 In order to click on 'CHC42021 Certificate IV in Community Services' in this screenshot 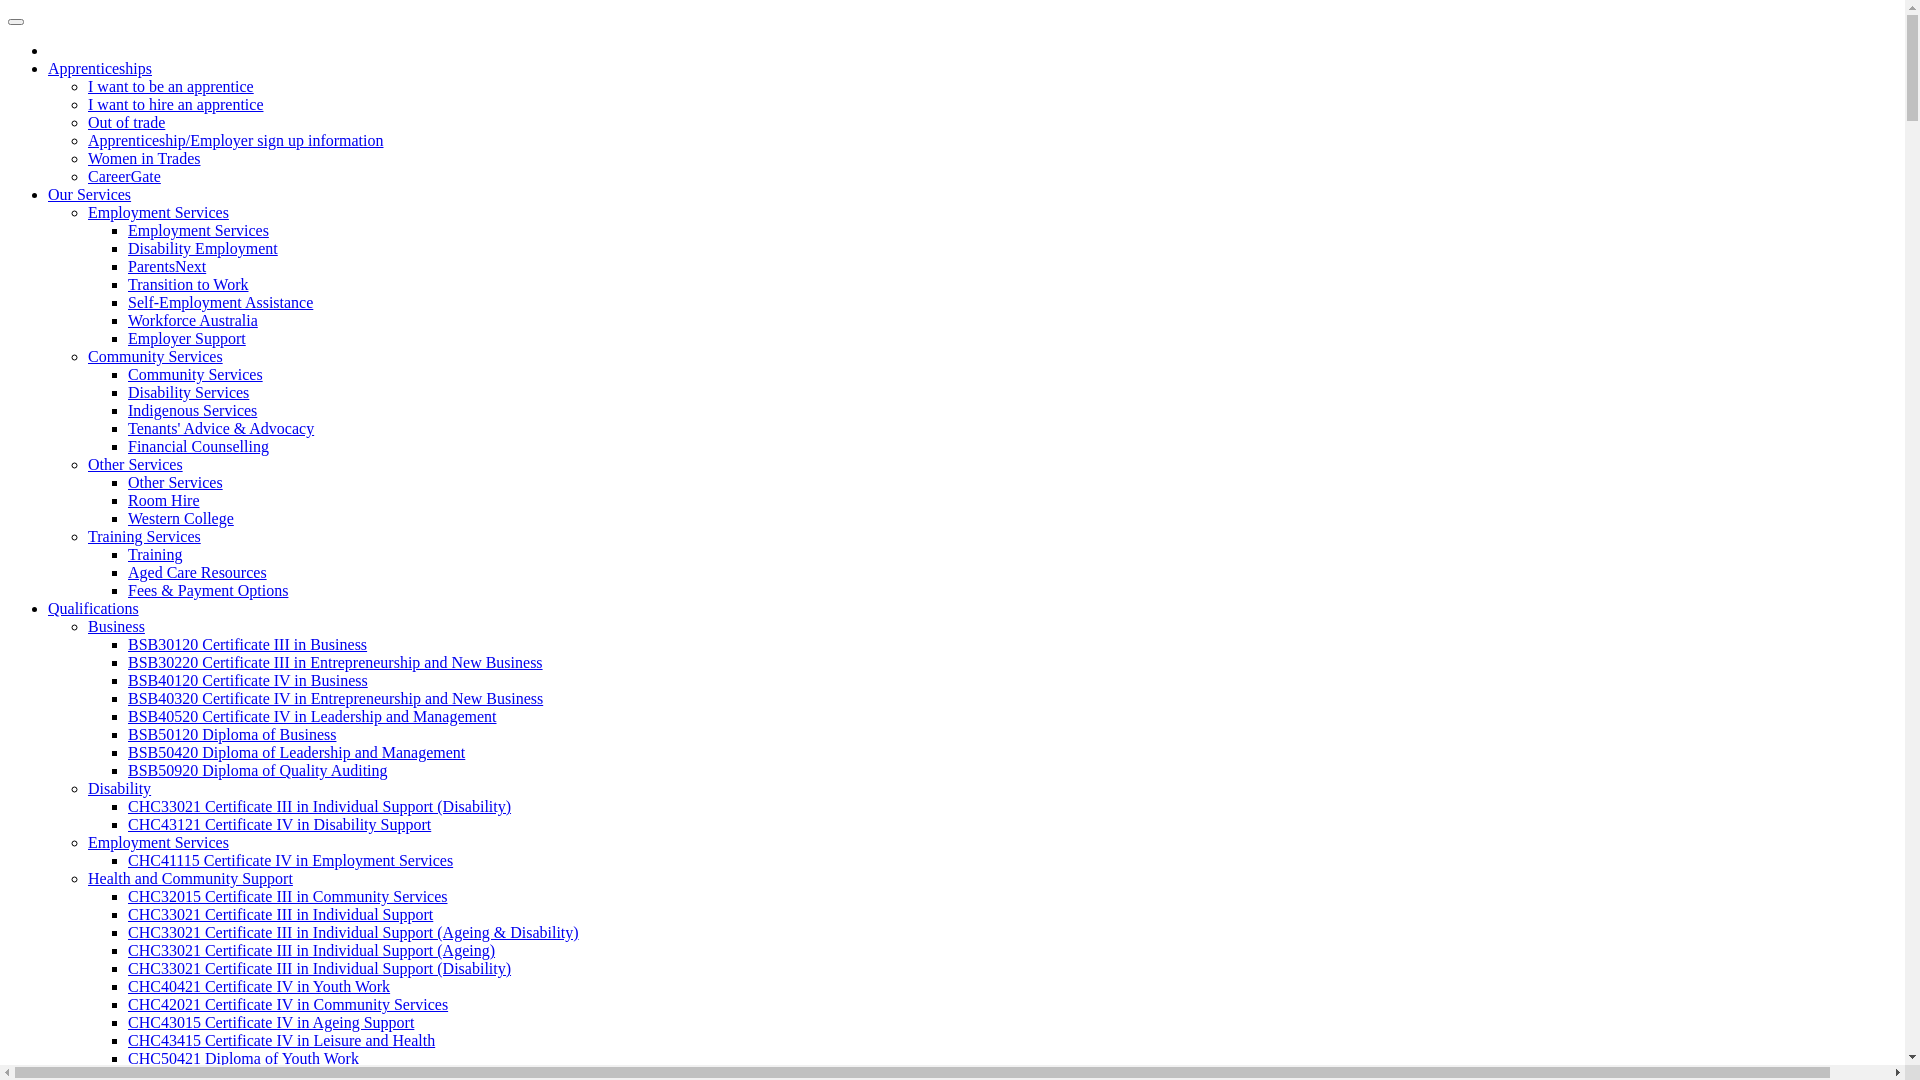, I will do `click(287, 1004)`.